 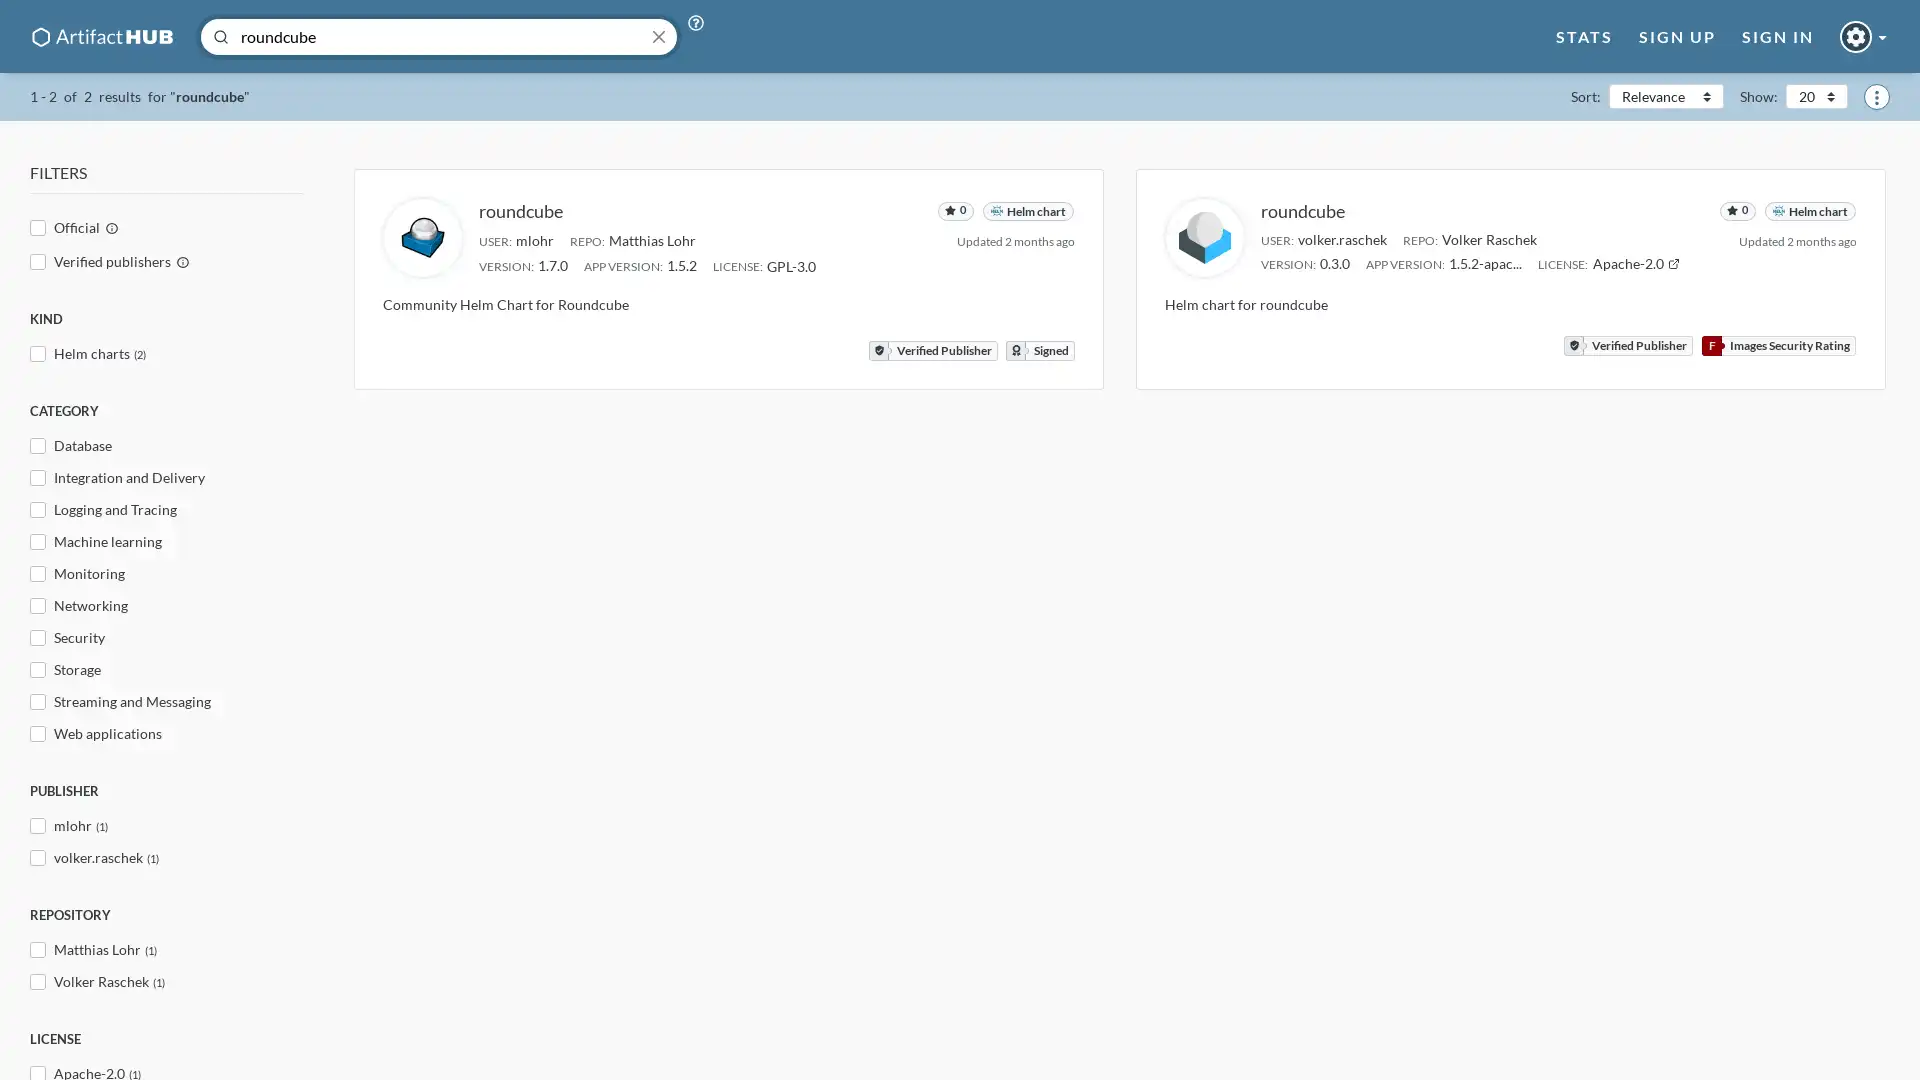 What do you see at coordinates (1203, 1010) in the screenshot?
I see `Disable usage tips` at bounding box center [1203, 1010].